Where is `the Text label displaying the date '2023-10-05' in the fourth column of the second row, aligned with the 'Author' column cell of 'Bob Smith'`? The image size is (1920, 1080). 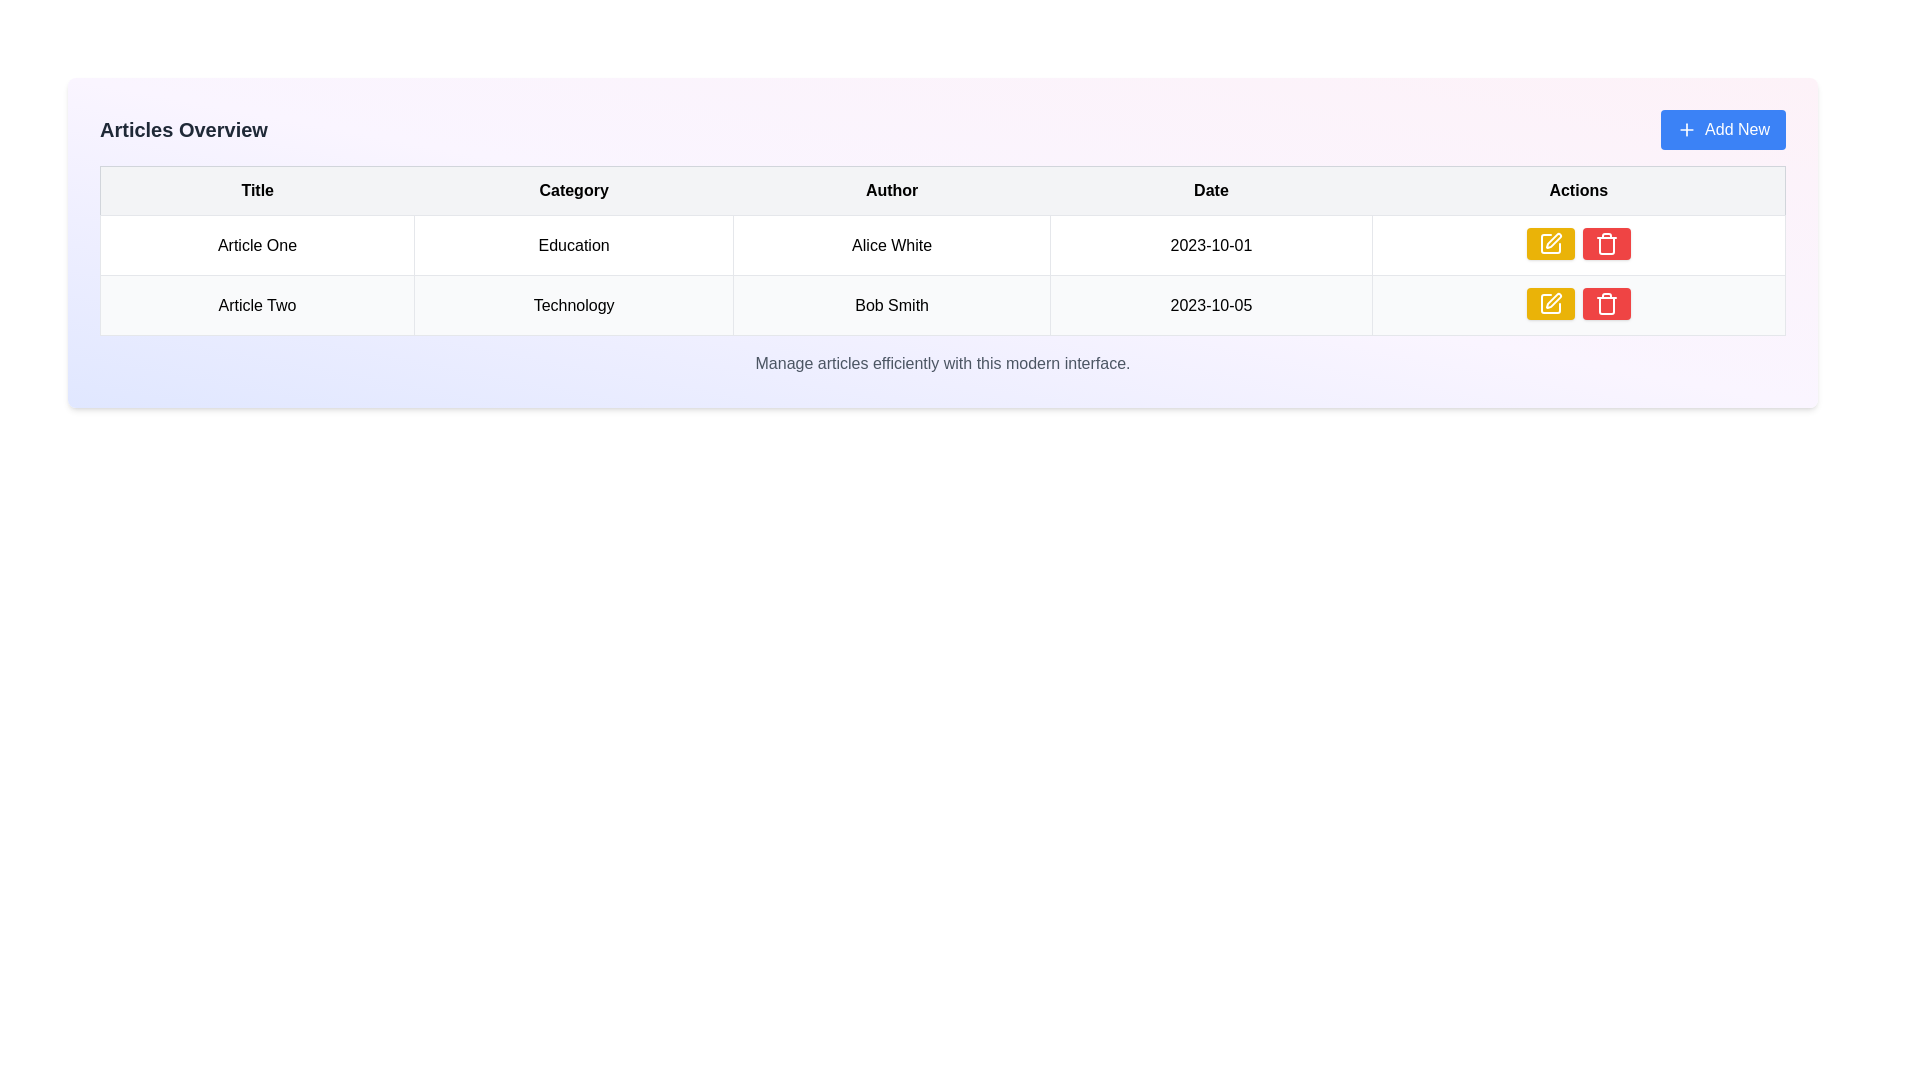
the Text label displaying the date '2023-10-05' in the fourth column of the second row, aligned with the 'Author' column cell of 'Bob Smith' is located at coordinates (1210, 305).